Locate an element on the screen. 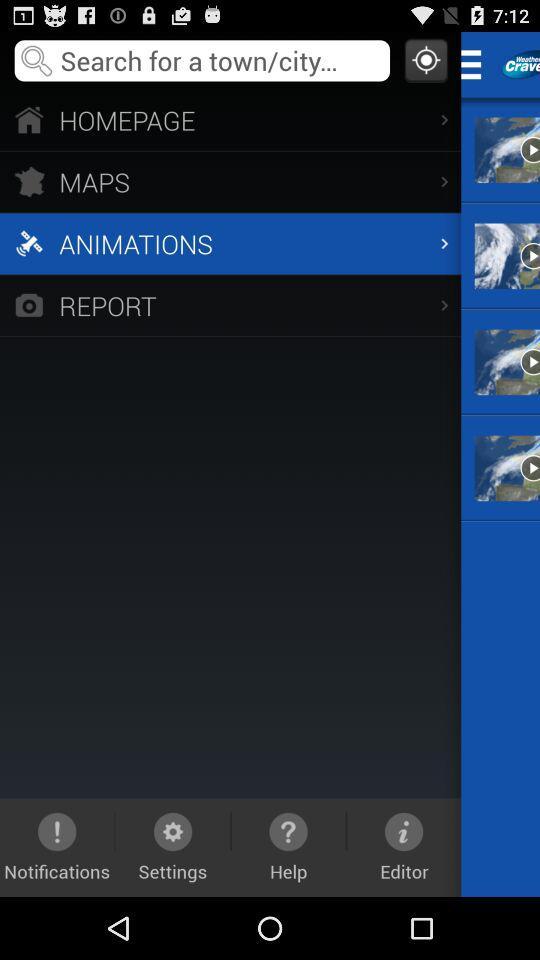  the icon next to homepage app is located at coordinates (476, 64).